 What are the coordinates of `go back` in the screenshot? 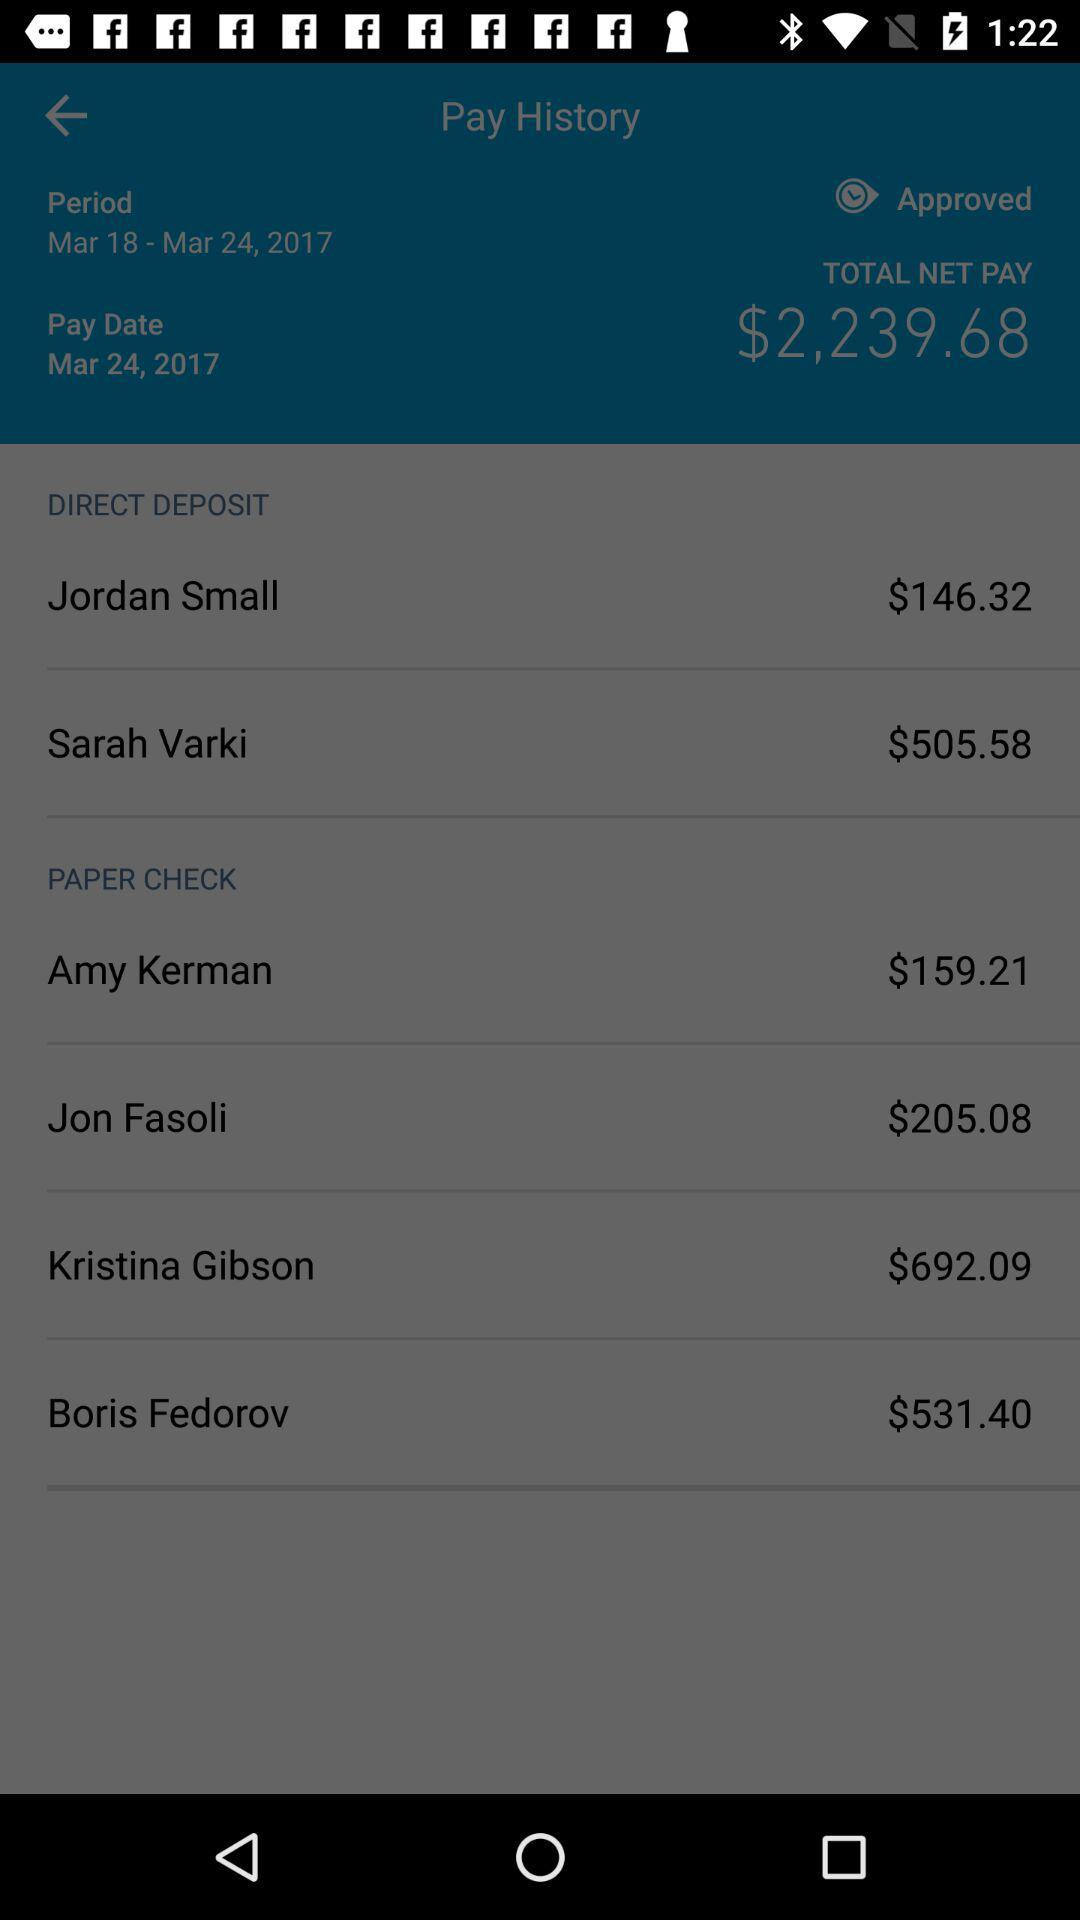 It's located at (64, 114).